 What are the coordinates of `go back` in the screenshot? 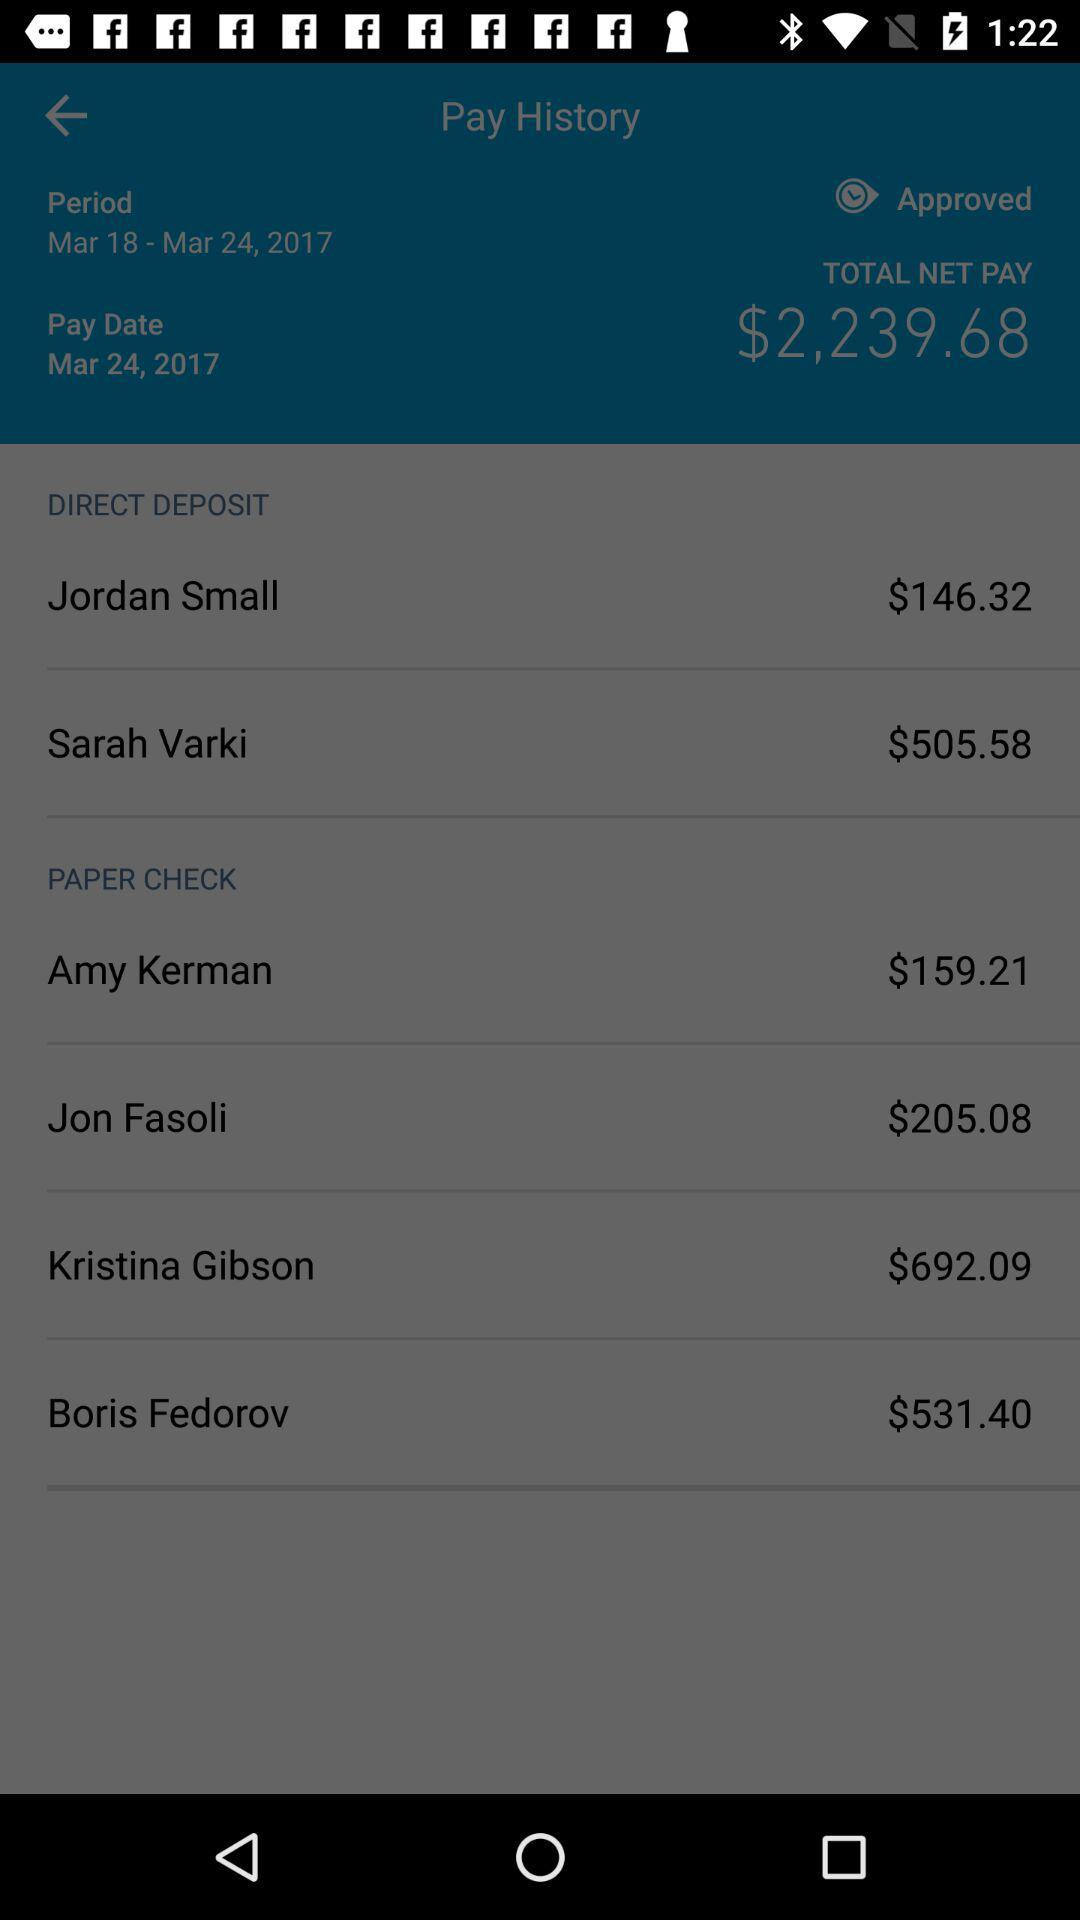 It's located at (64, 114).